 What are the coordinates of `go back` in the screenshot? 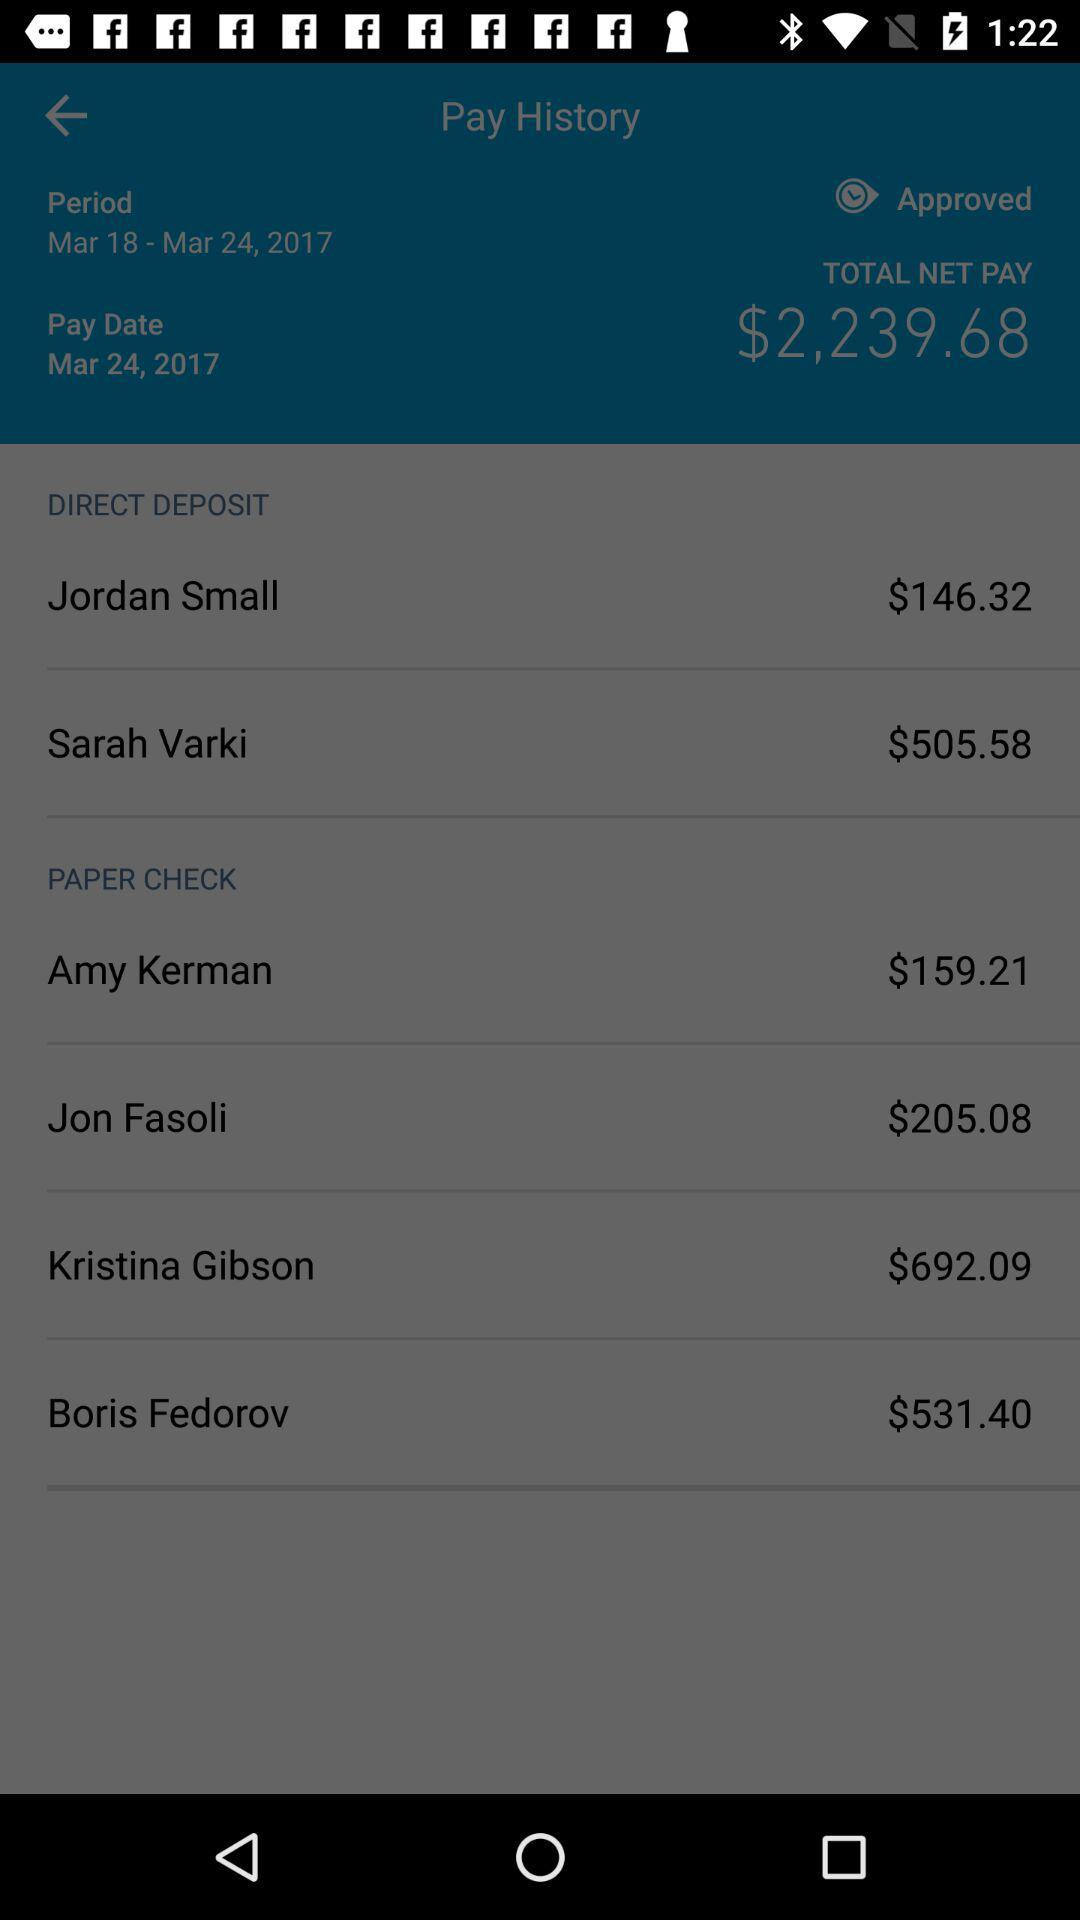 It's located at (64, 114).